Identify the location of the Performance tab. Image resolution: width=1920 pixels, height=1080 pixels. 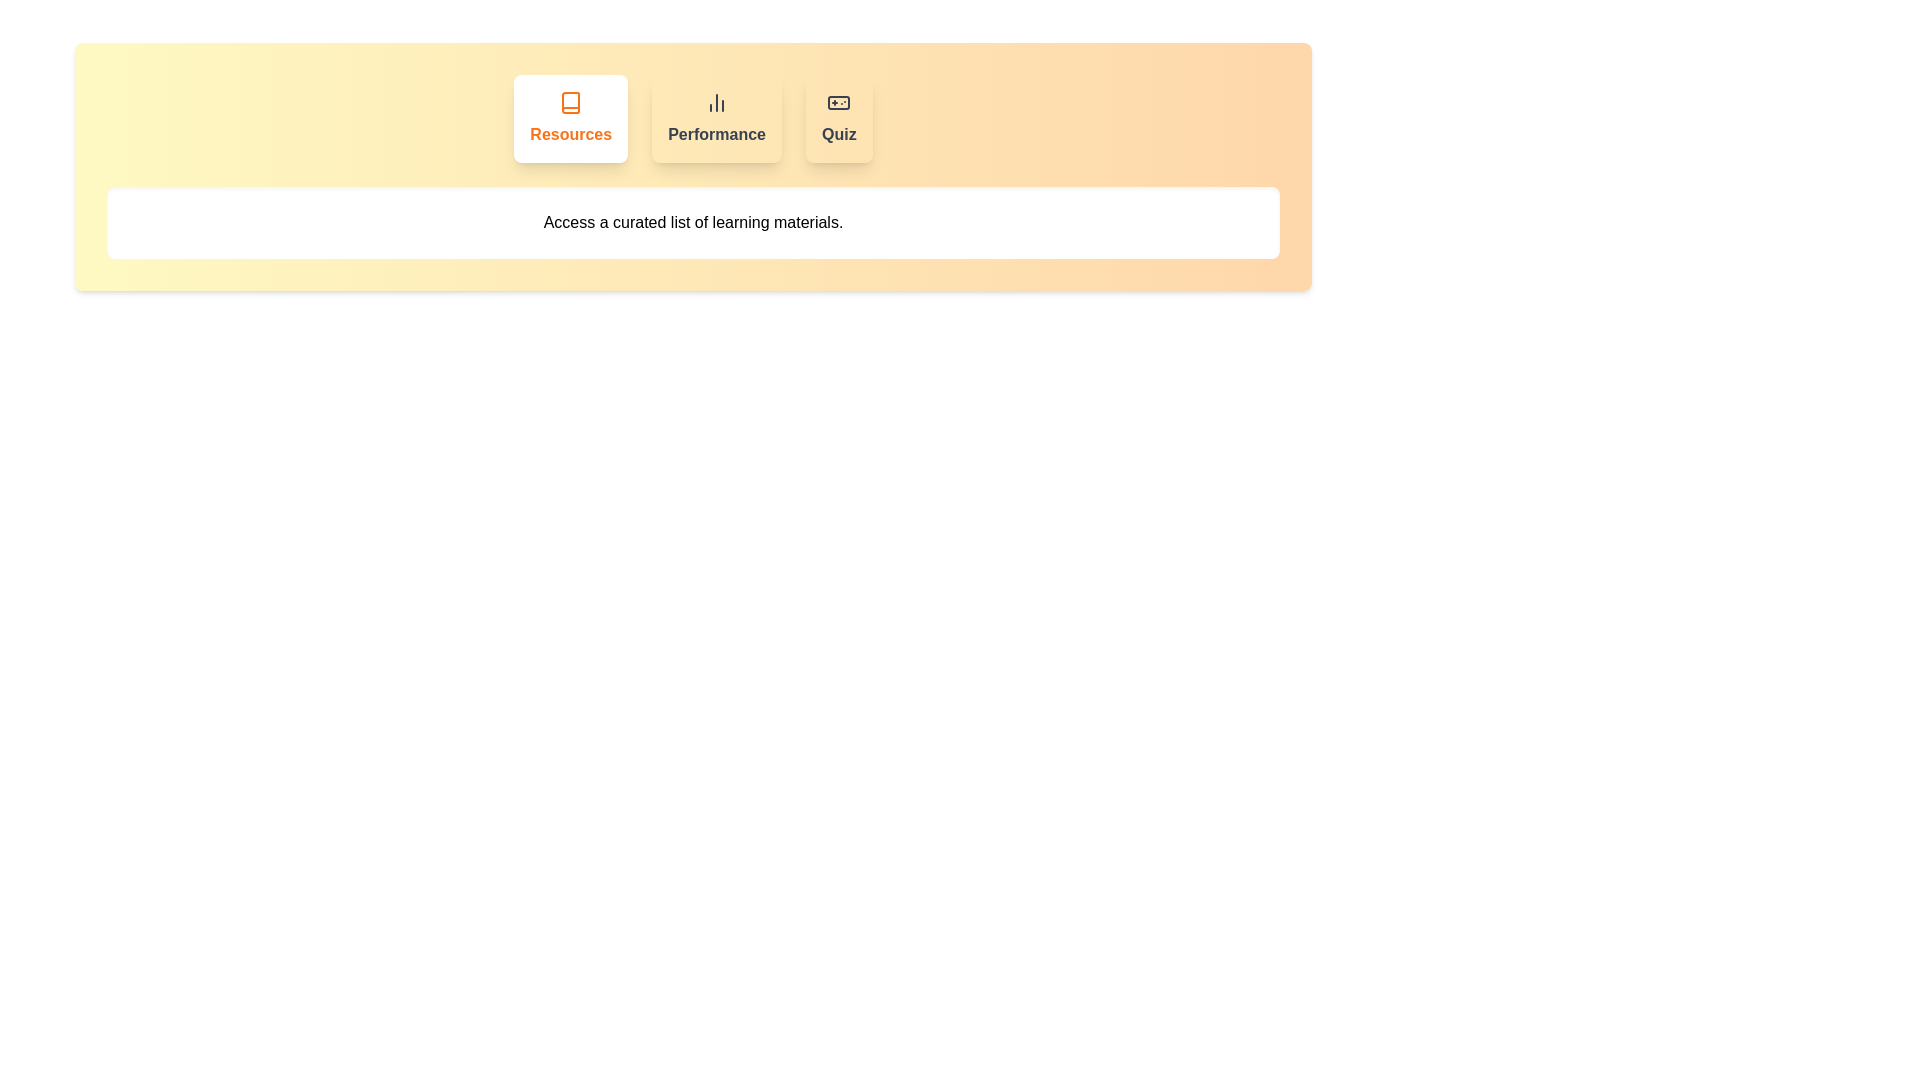
(716, 119).